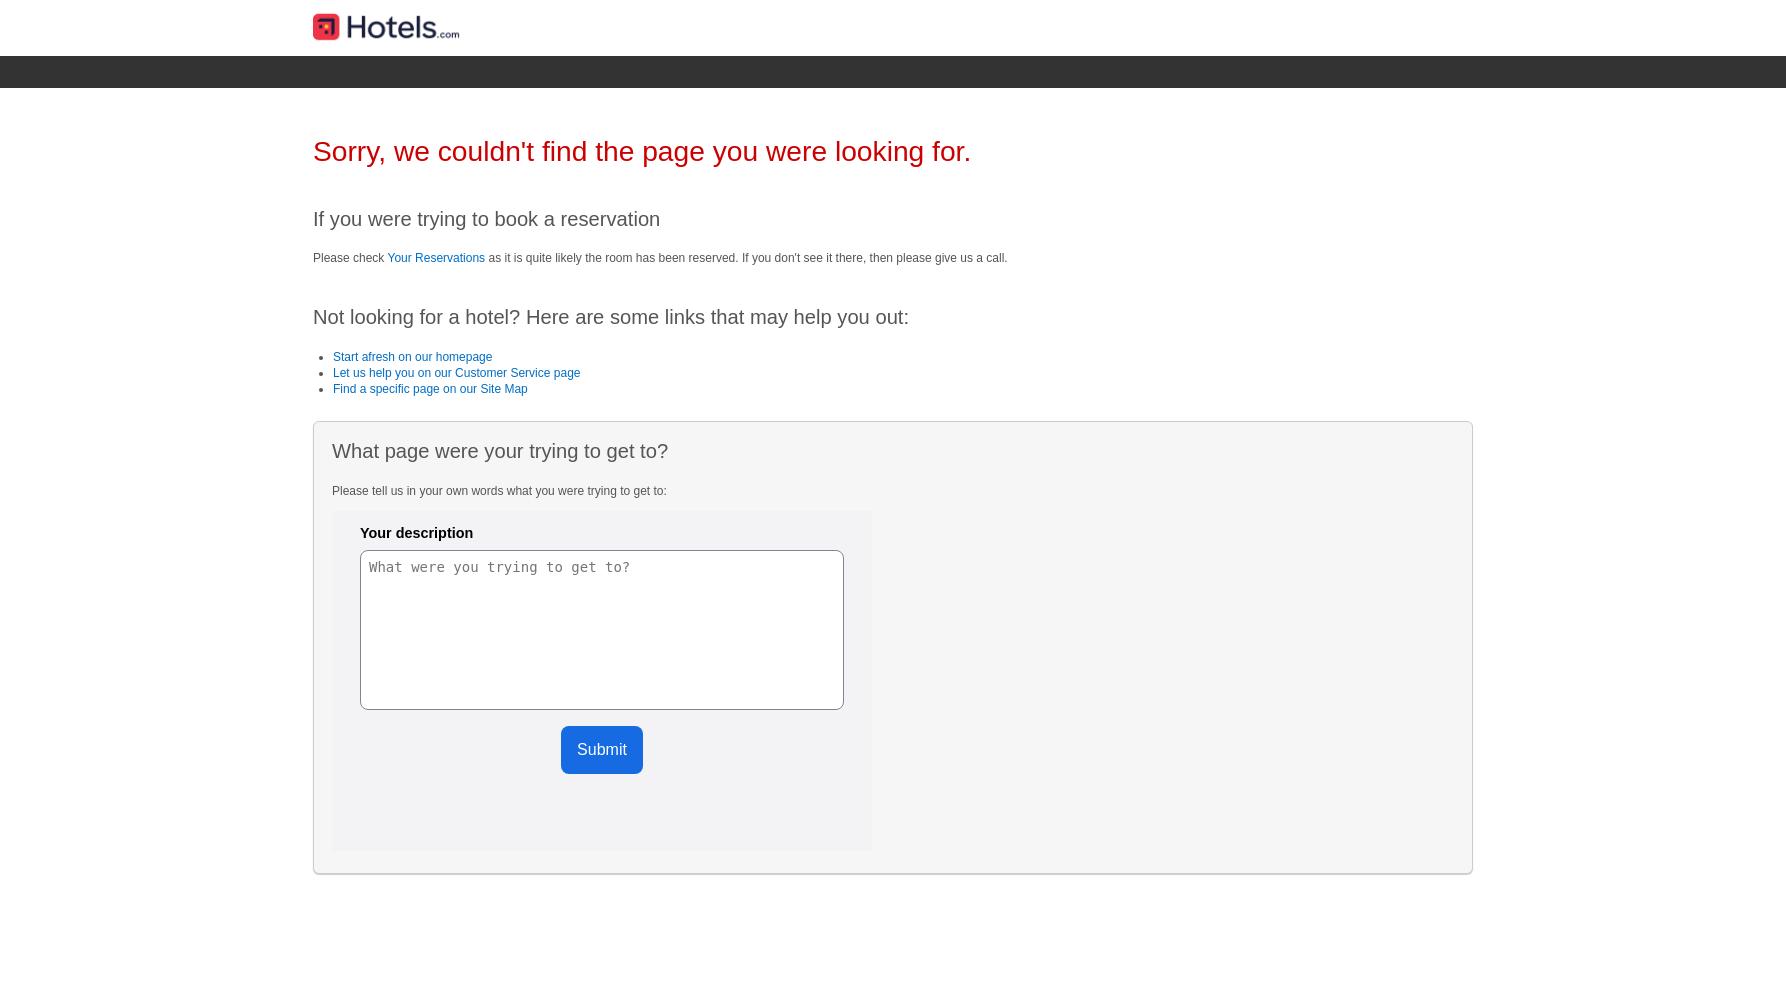 This screenshot has height=1000, width=1786. Describe the element at coordinates (313, 217) in the screenshot. I see `'If you were trying to book a reservation'` at that location.